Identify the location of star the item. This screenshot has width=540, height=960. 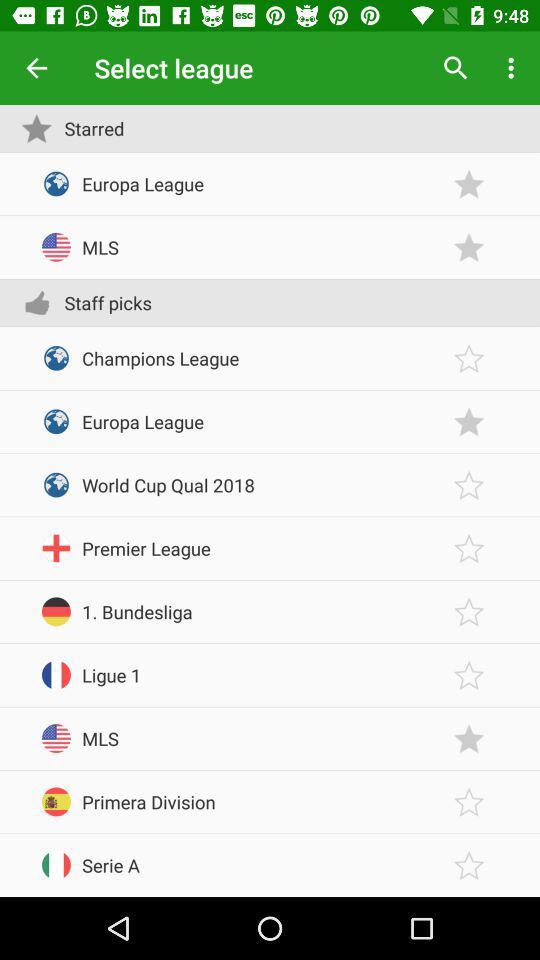
(469, 184).